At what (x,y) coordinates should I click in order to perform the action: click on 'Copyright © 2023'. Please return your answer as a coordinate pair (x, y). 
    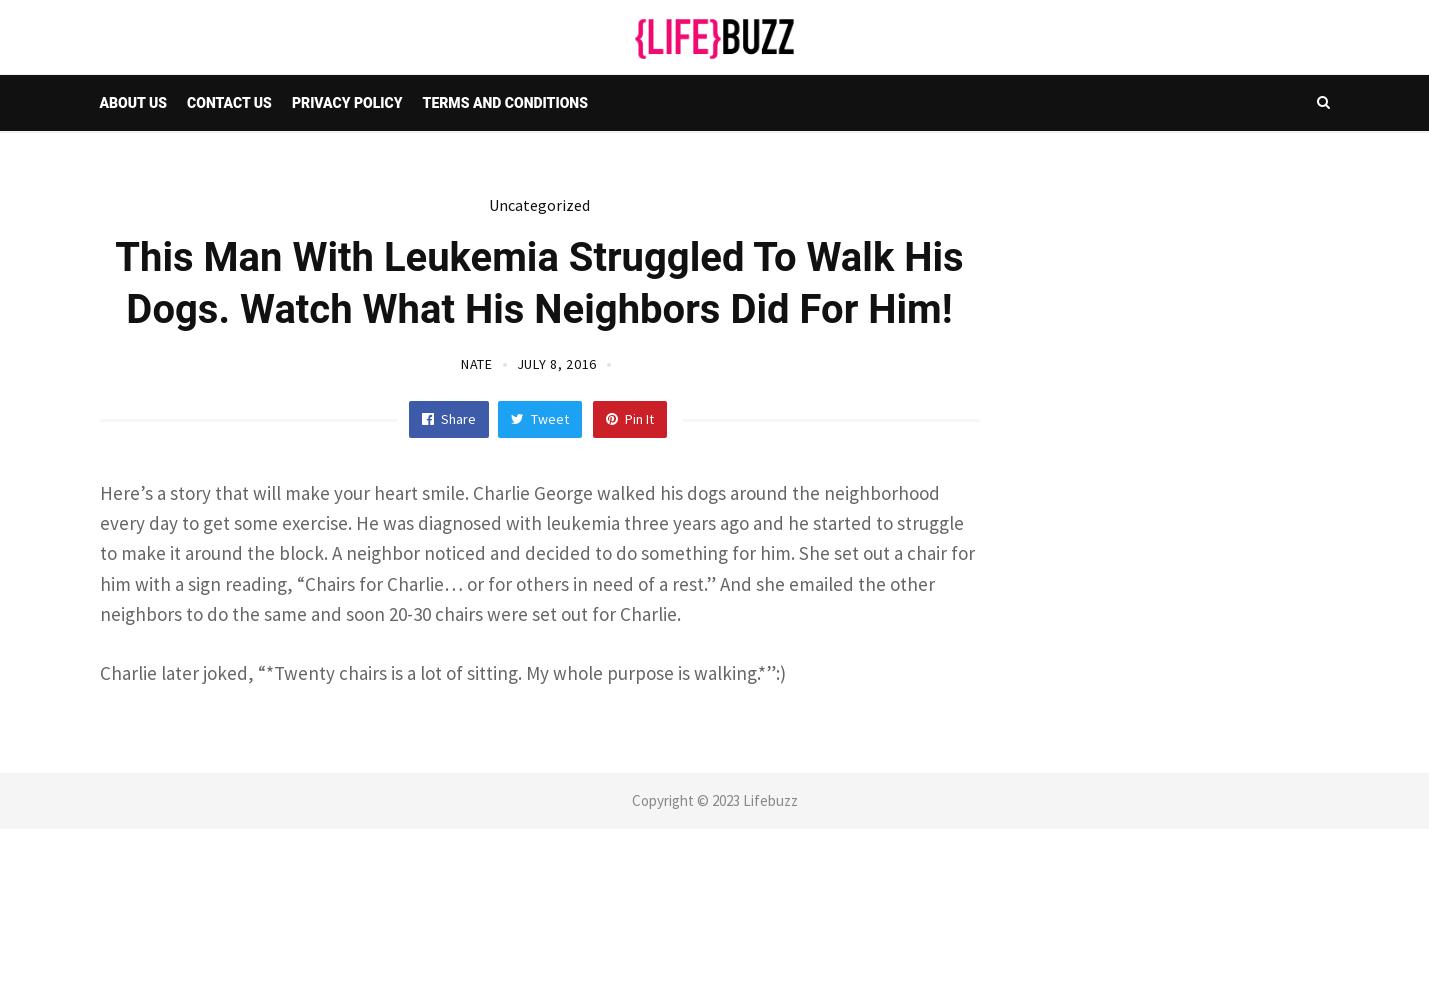
    Looking at the image, I should click on (685, 800).